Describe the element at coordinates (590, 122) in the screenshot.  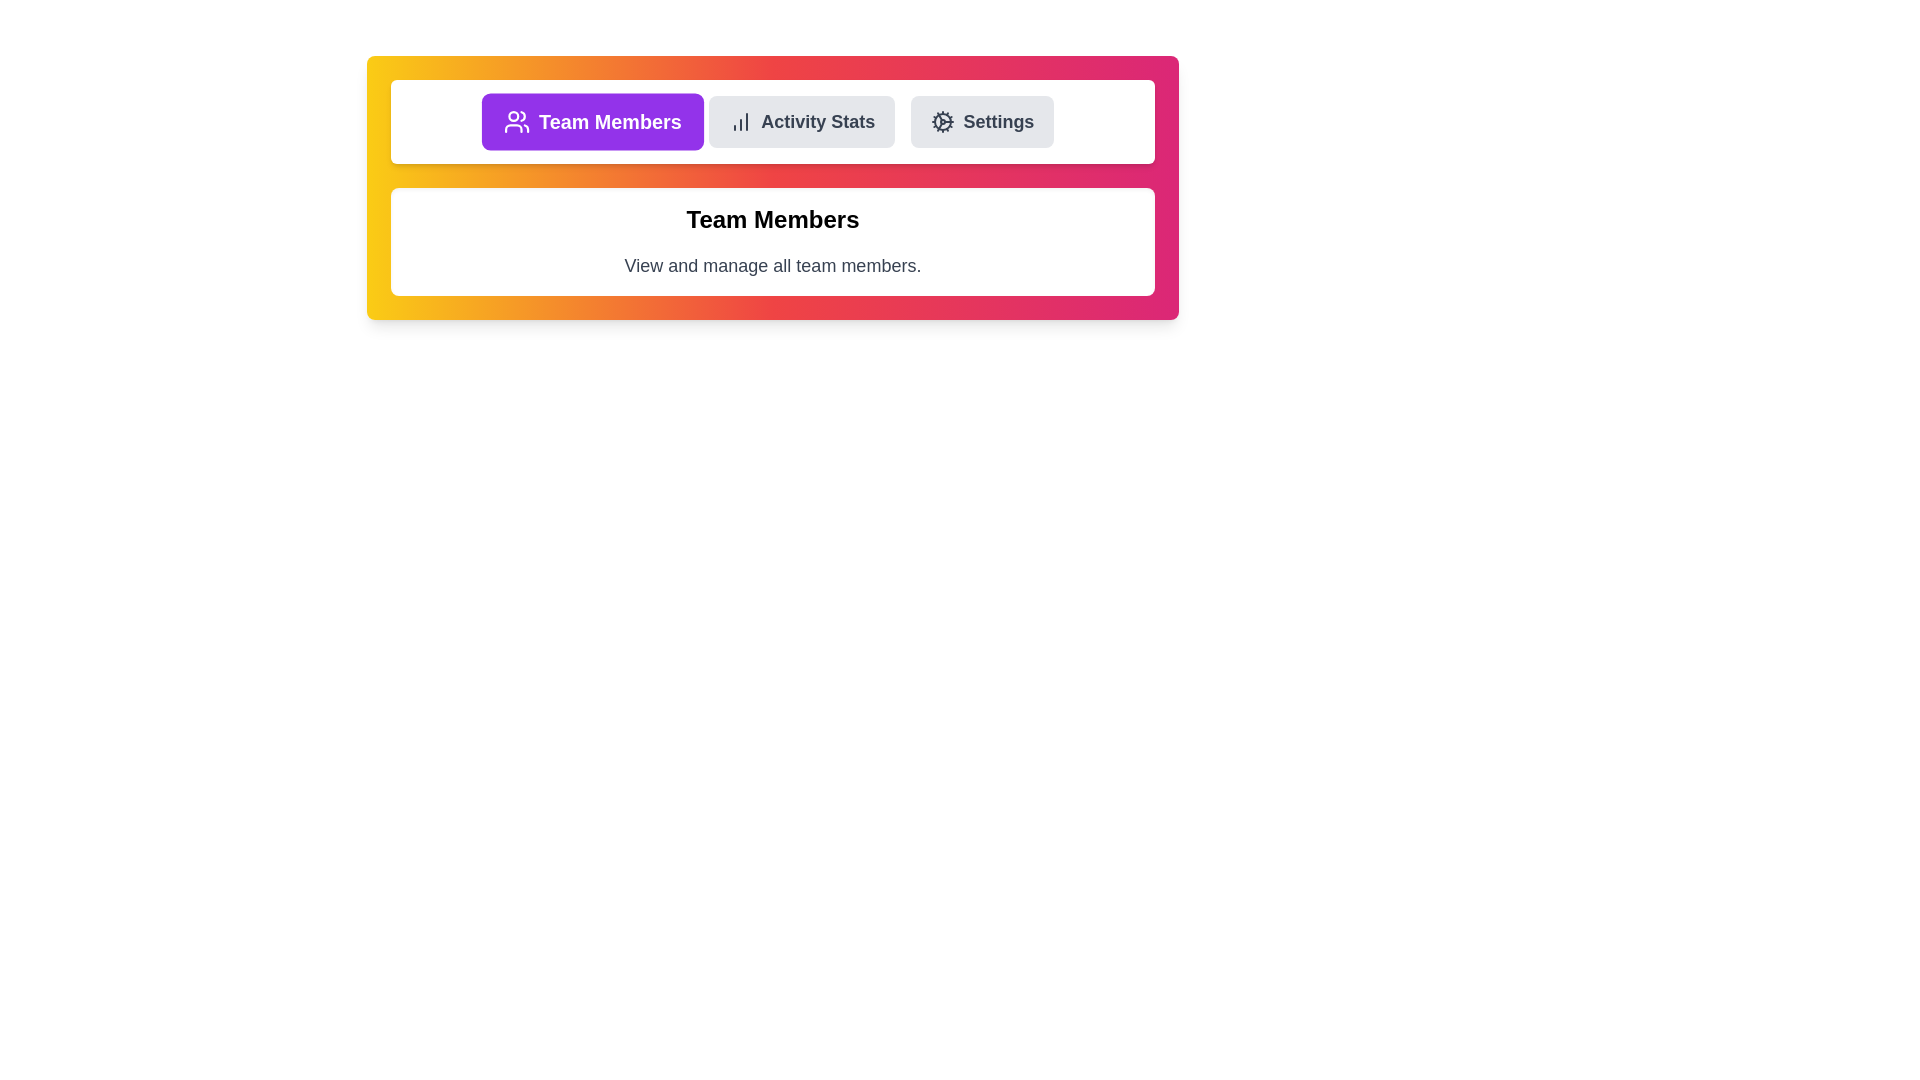
I see `the tab labeled Team Members to view its description` at that location.